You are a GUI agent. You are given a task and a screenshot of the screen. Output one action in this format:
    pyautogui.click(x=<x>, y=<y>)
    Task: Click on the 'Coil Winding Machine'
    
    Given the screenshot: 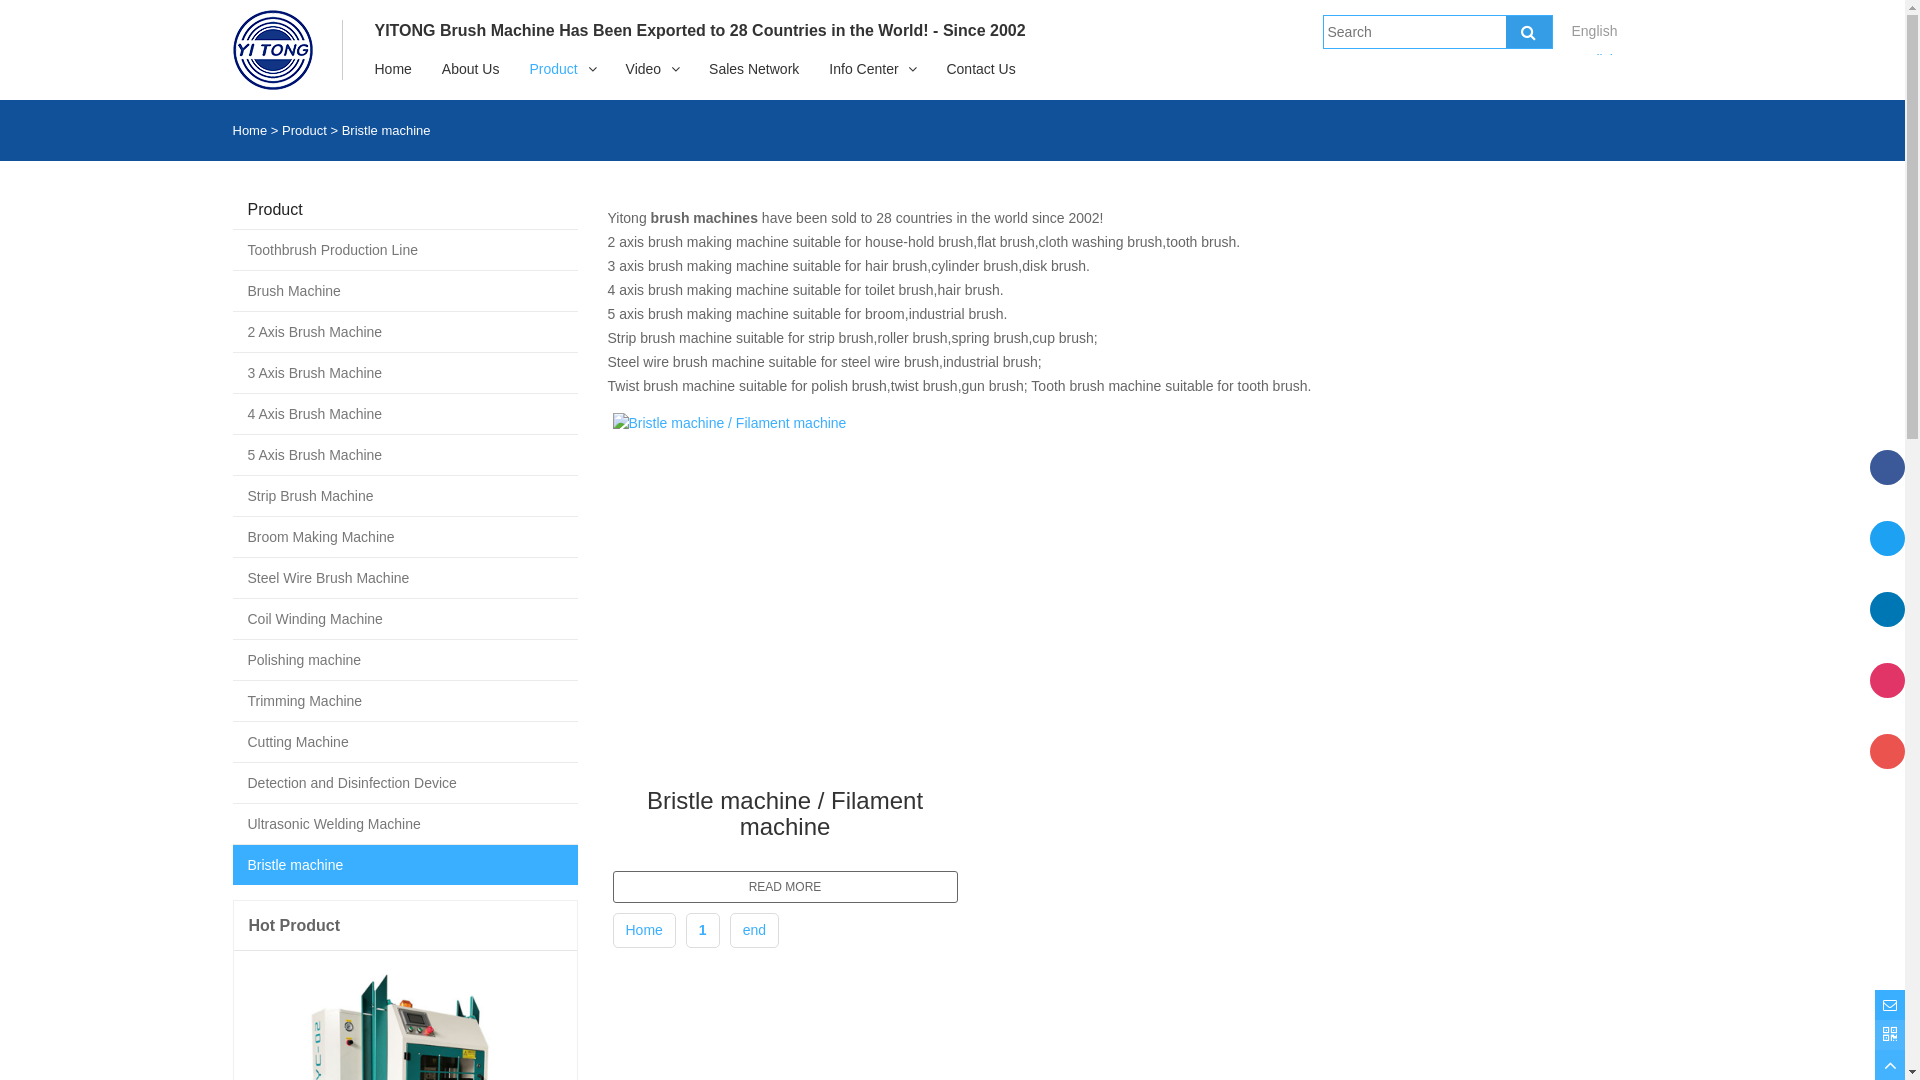 What is the action you would take?
    pyautogui.click(x=231, y=617)
    